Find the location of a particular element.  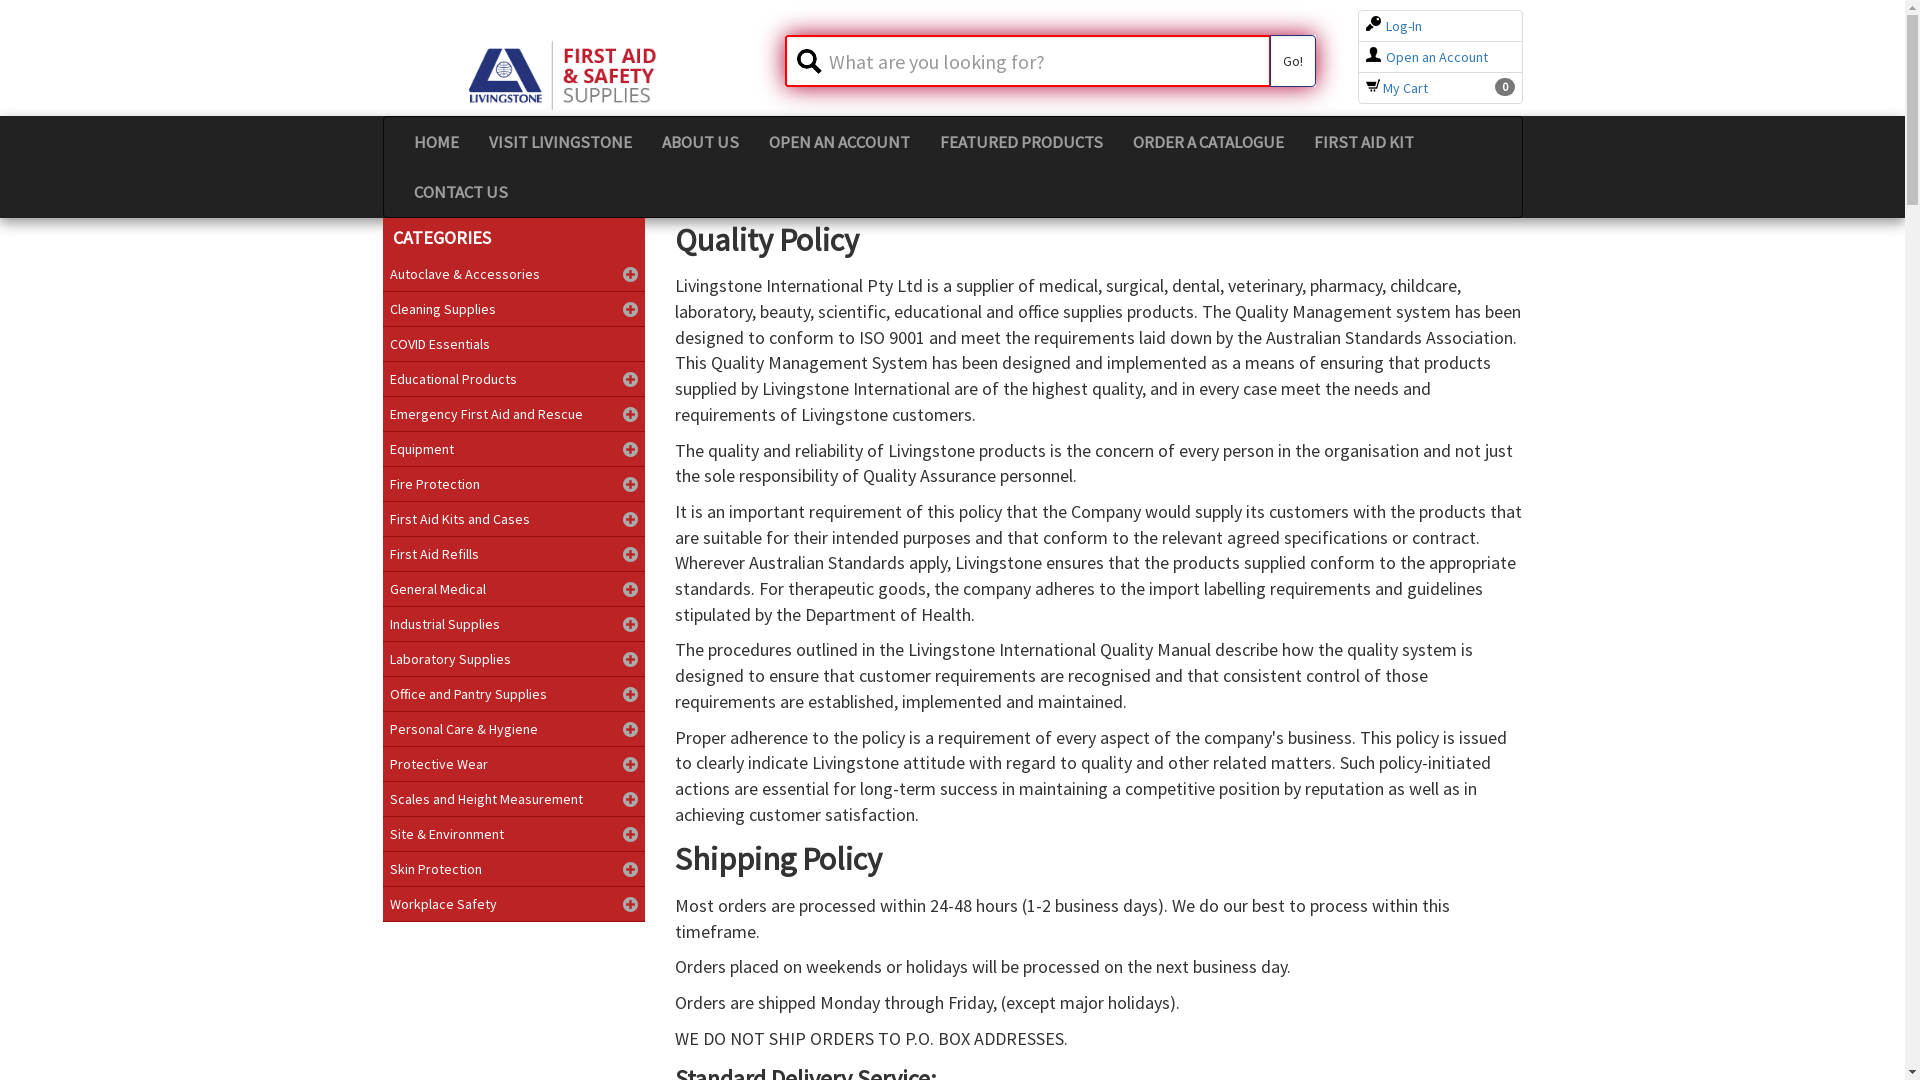

'Autoclave & Accessories' is located at coordinates (513, 273).